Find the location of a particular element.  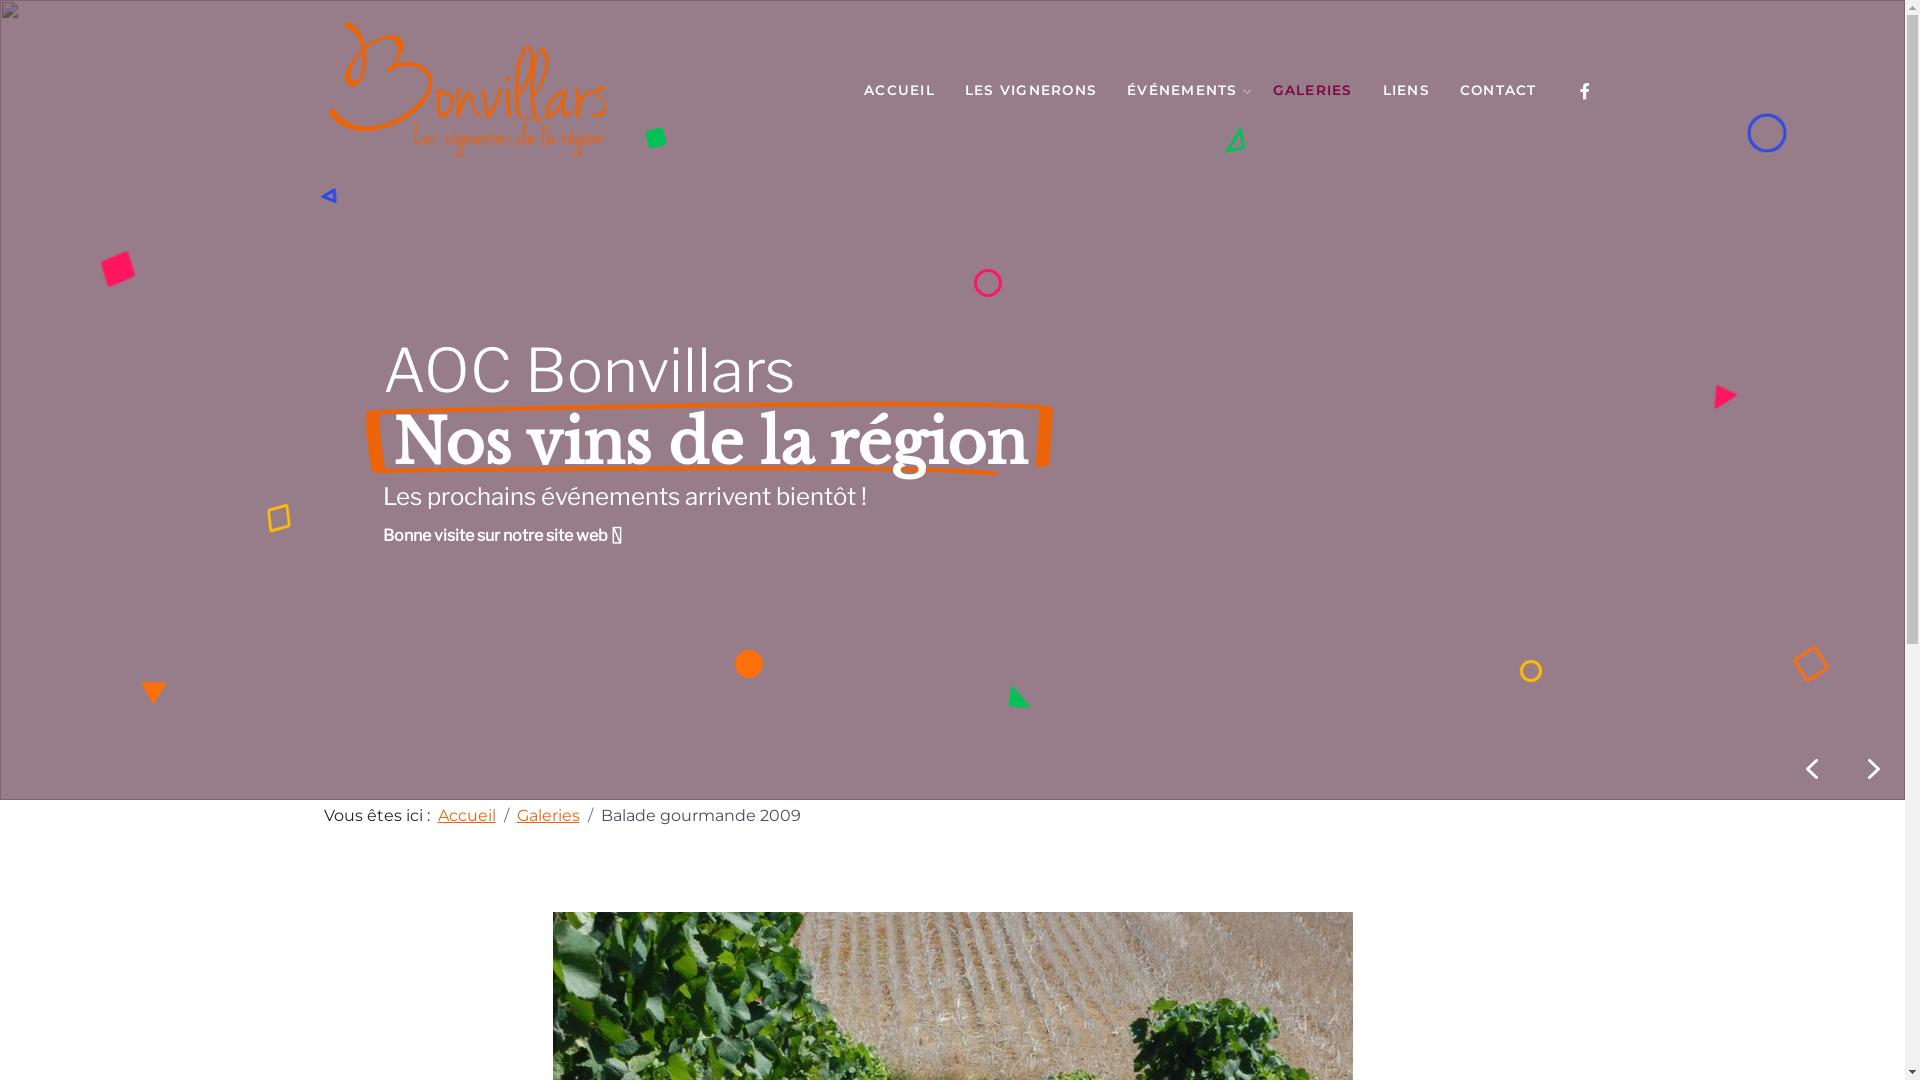

'Galeries' is located at coordinates (547, 815).